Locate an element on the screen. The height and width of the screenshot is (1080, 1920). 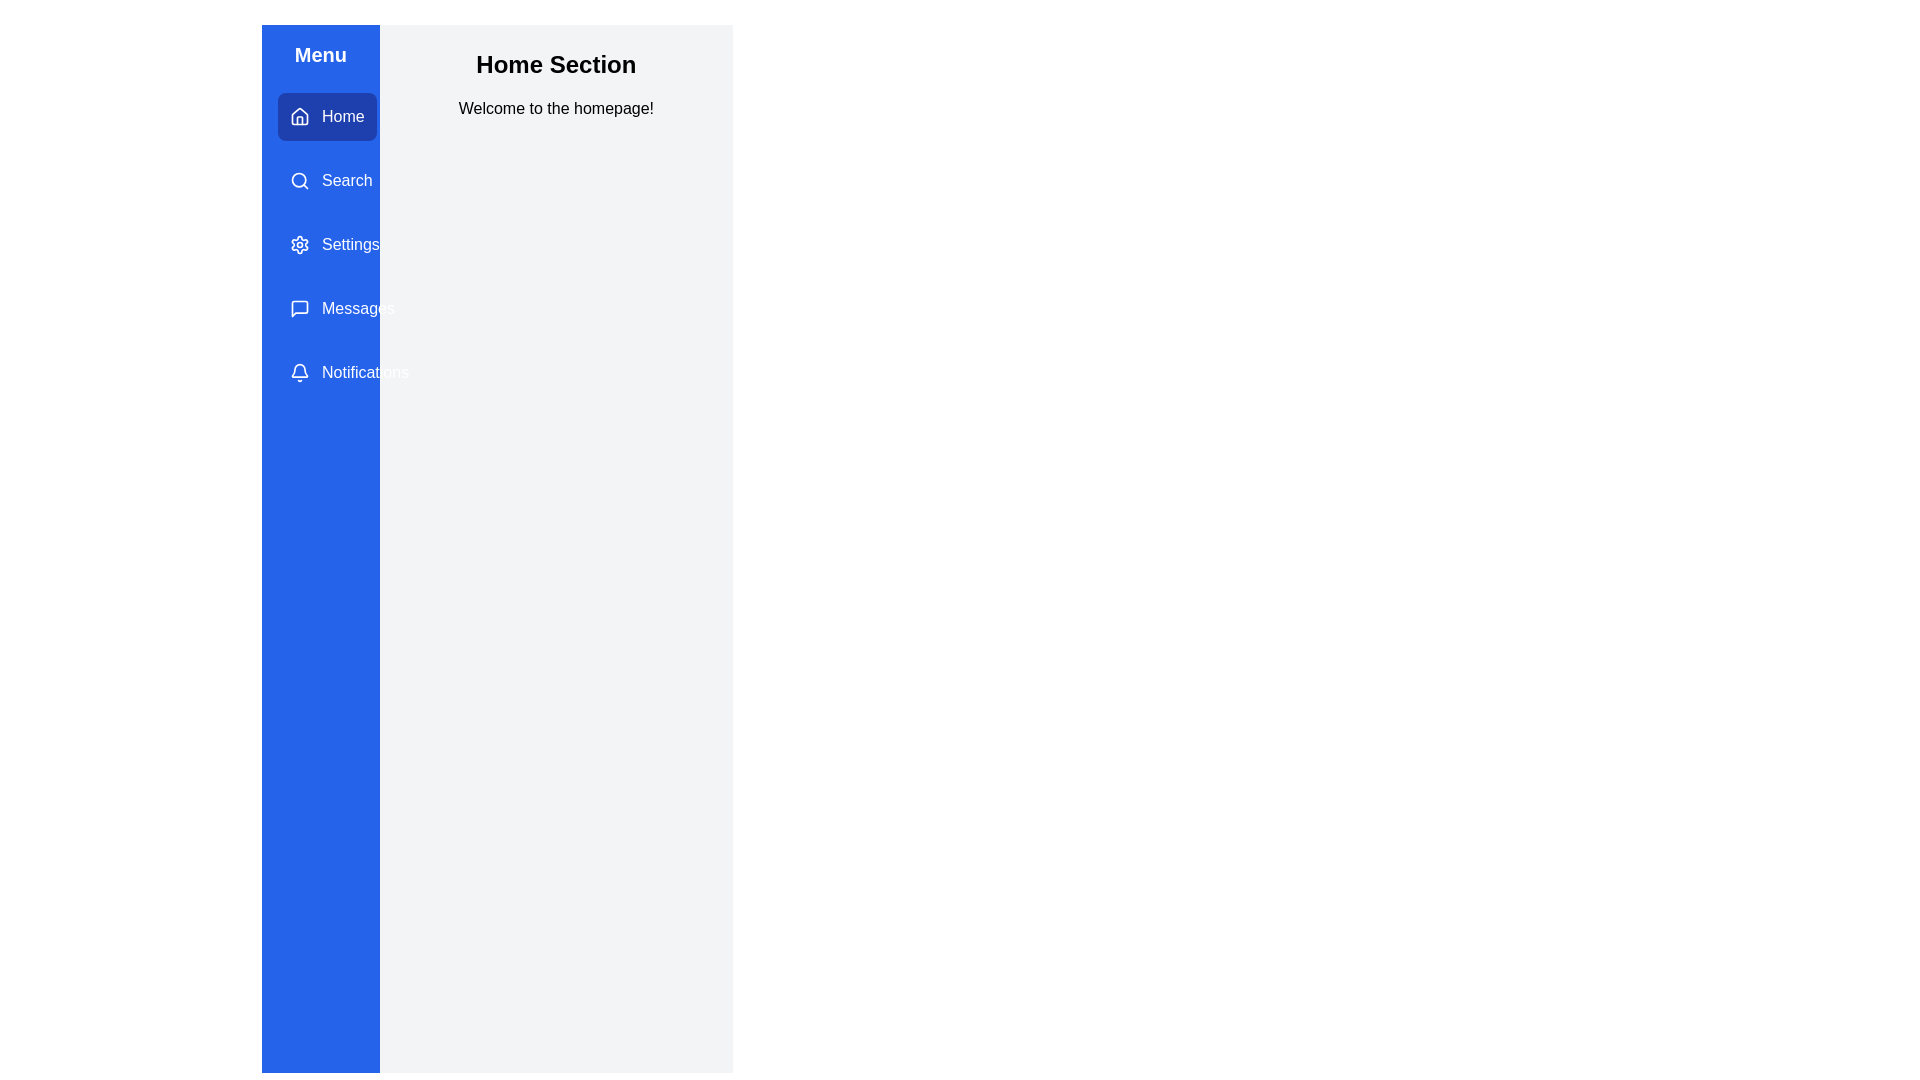
the 'Messages' navigation button located in the left sidebar menu, positioned fourth from the top is located at coordinates (342, 308).